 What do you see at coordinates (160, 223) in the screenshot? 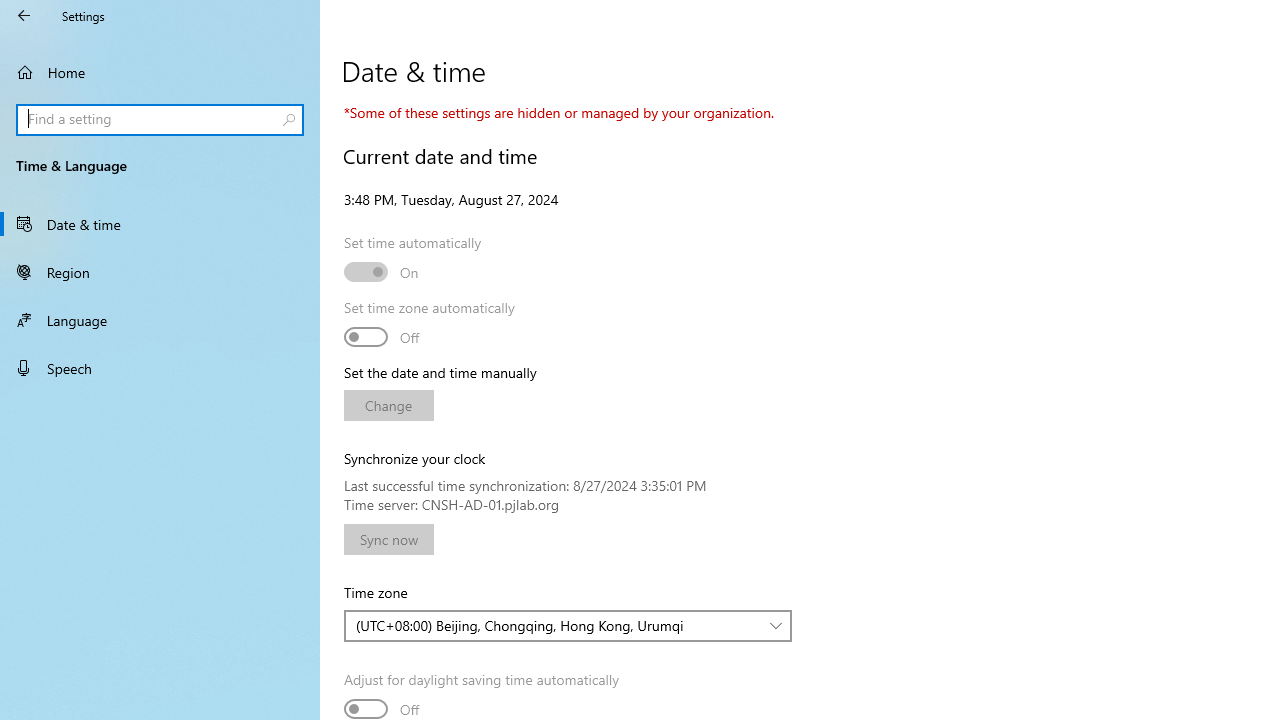
I see `'Date & time'` at bounding box center [160, 223].